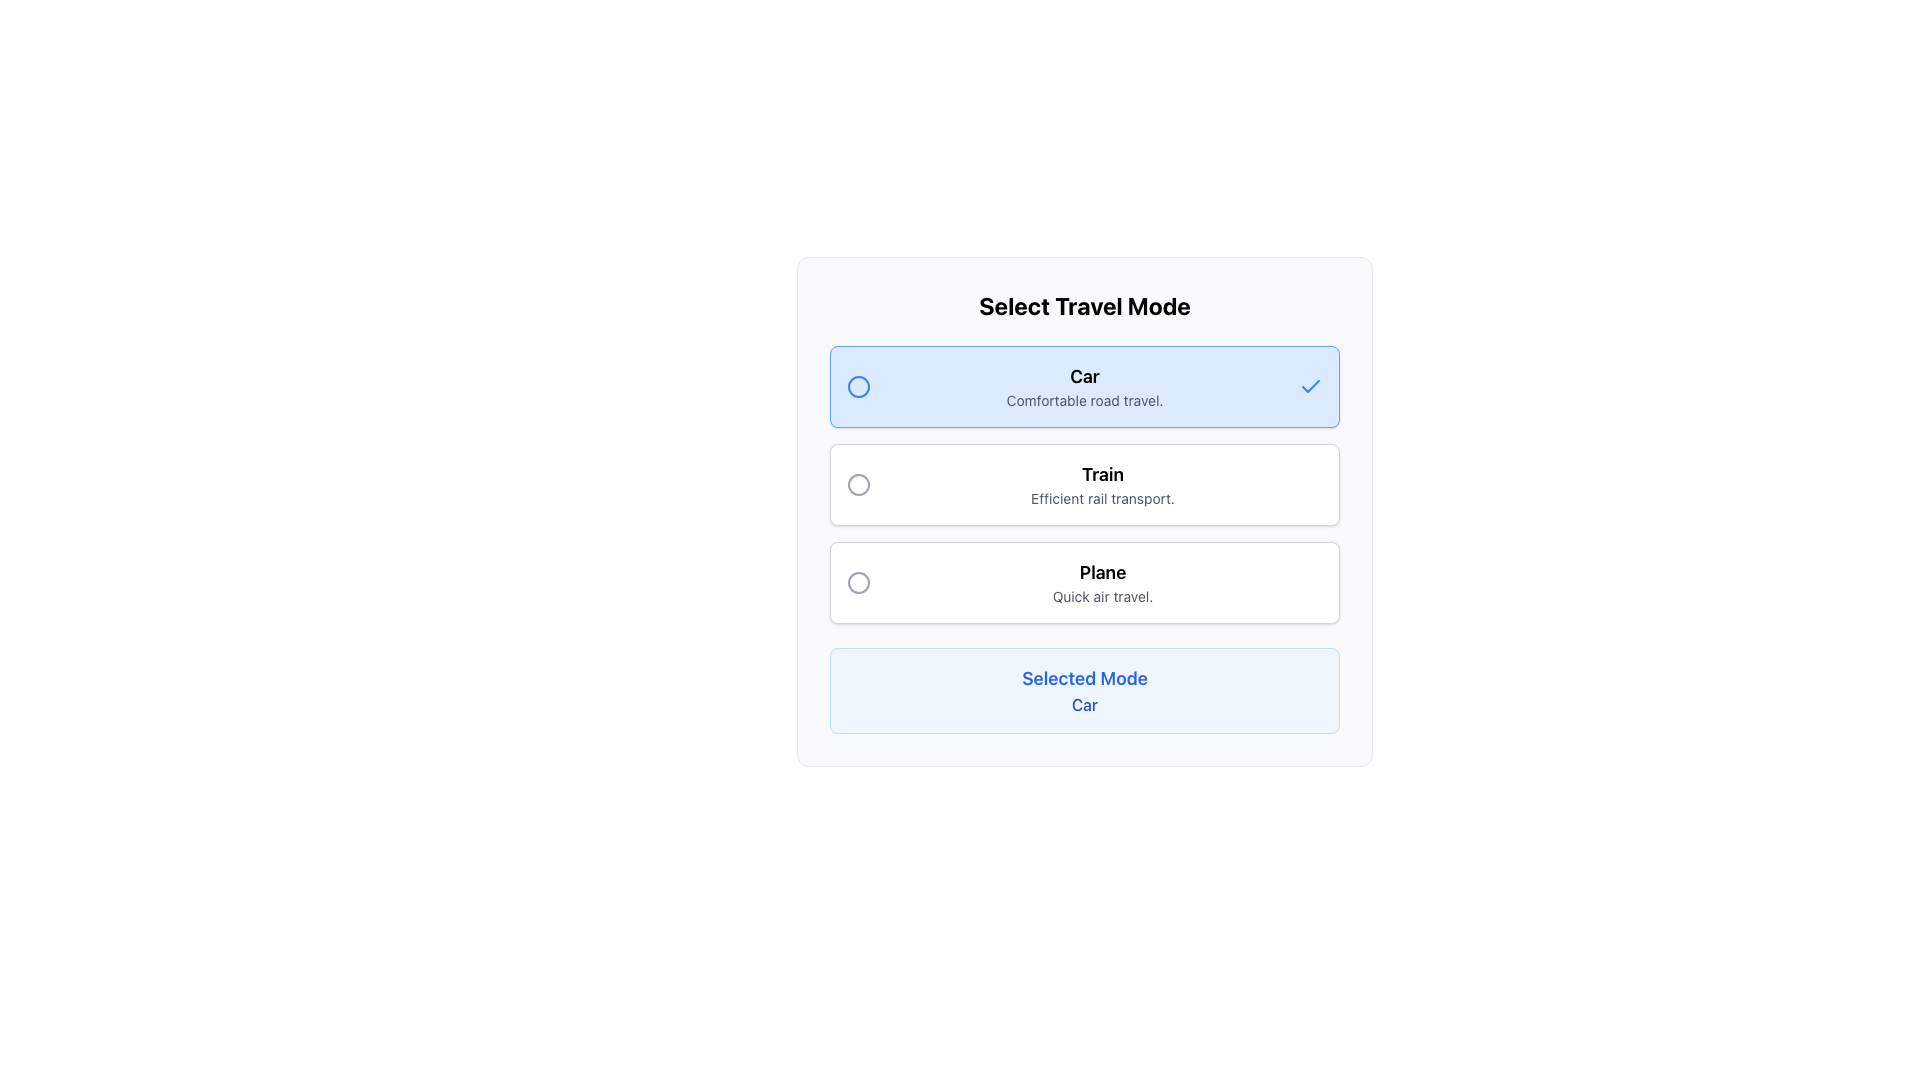  Describe the element at coordinates (1083, 704) in the screenshot. I see `the text label indicating the selected travel mode, which currently displays 'Car', located below the 'Selected Mode' text in a rounded, light blue box` at that location.